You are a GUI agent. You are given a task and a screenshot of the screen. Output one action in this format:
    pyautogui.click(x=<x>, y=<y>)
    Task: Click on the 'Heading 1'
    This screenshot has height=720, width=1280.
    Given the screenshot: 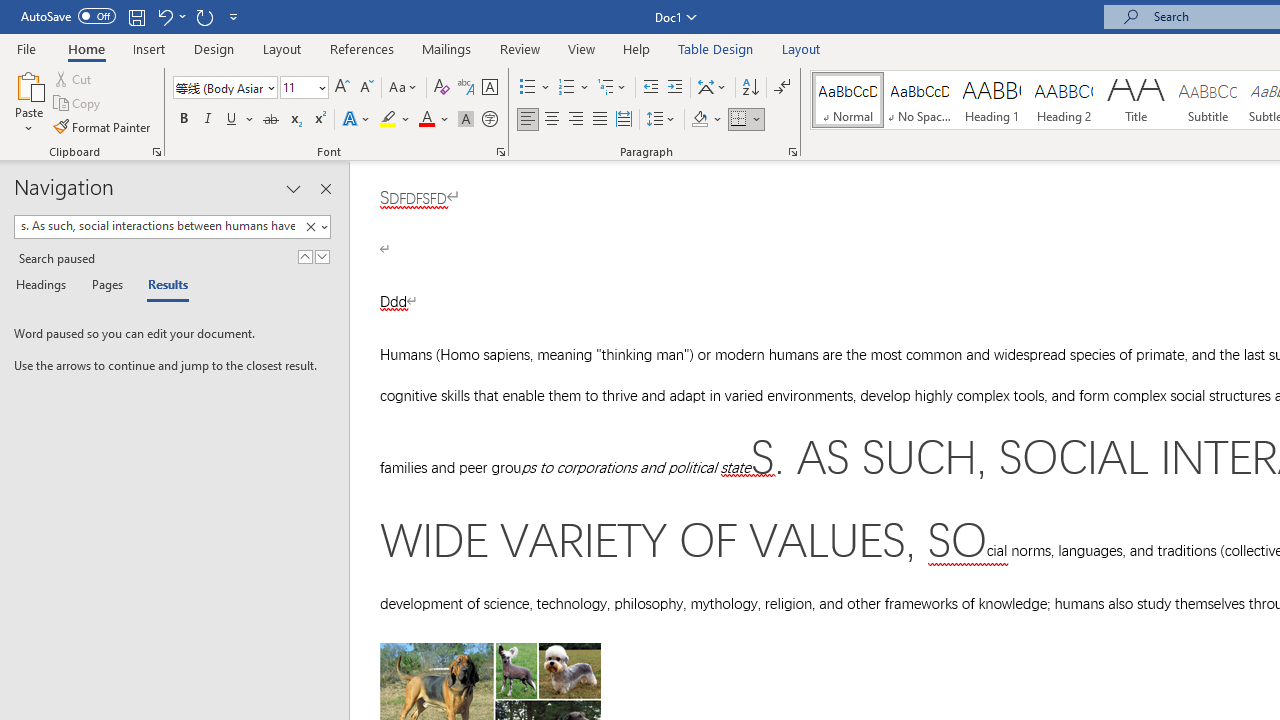 What is the action you would take?
    pyautogui.click(x=992, y=100)
    